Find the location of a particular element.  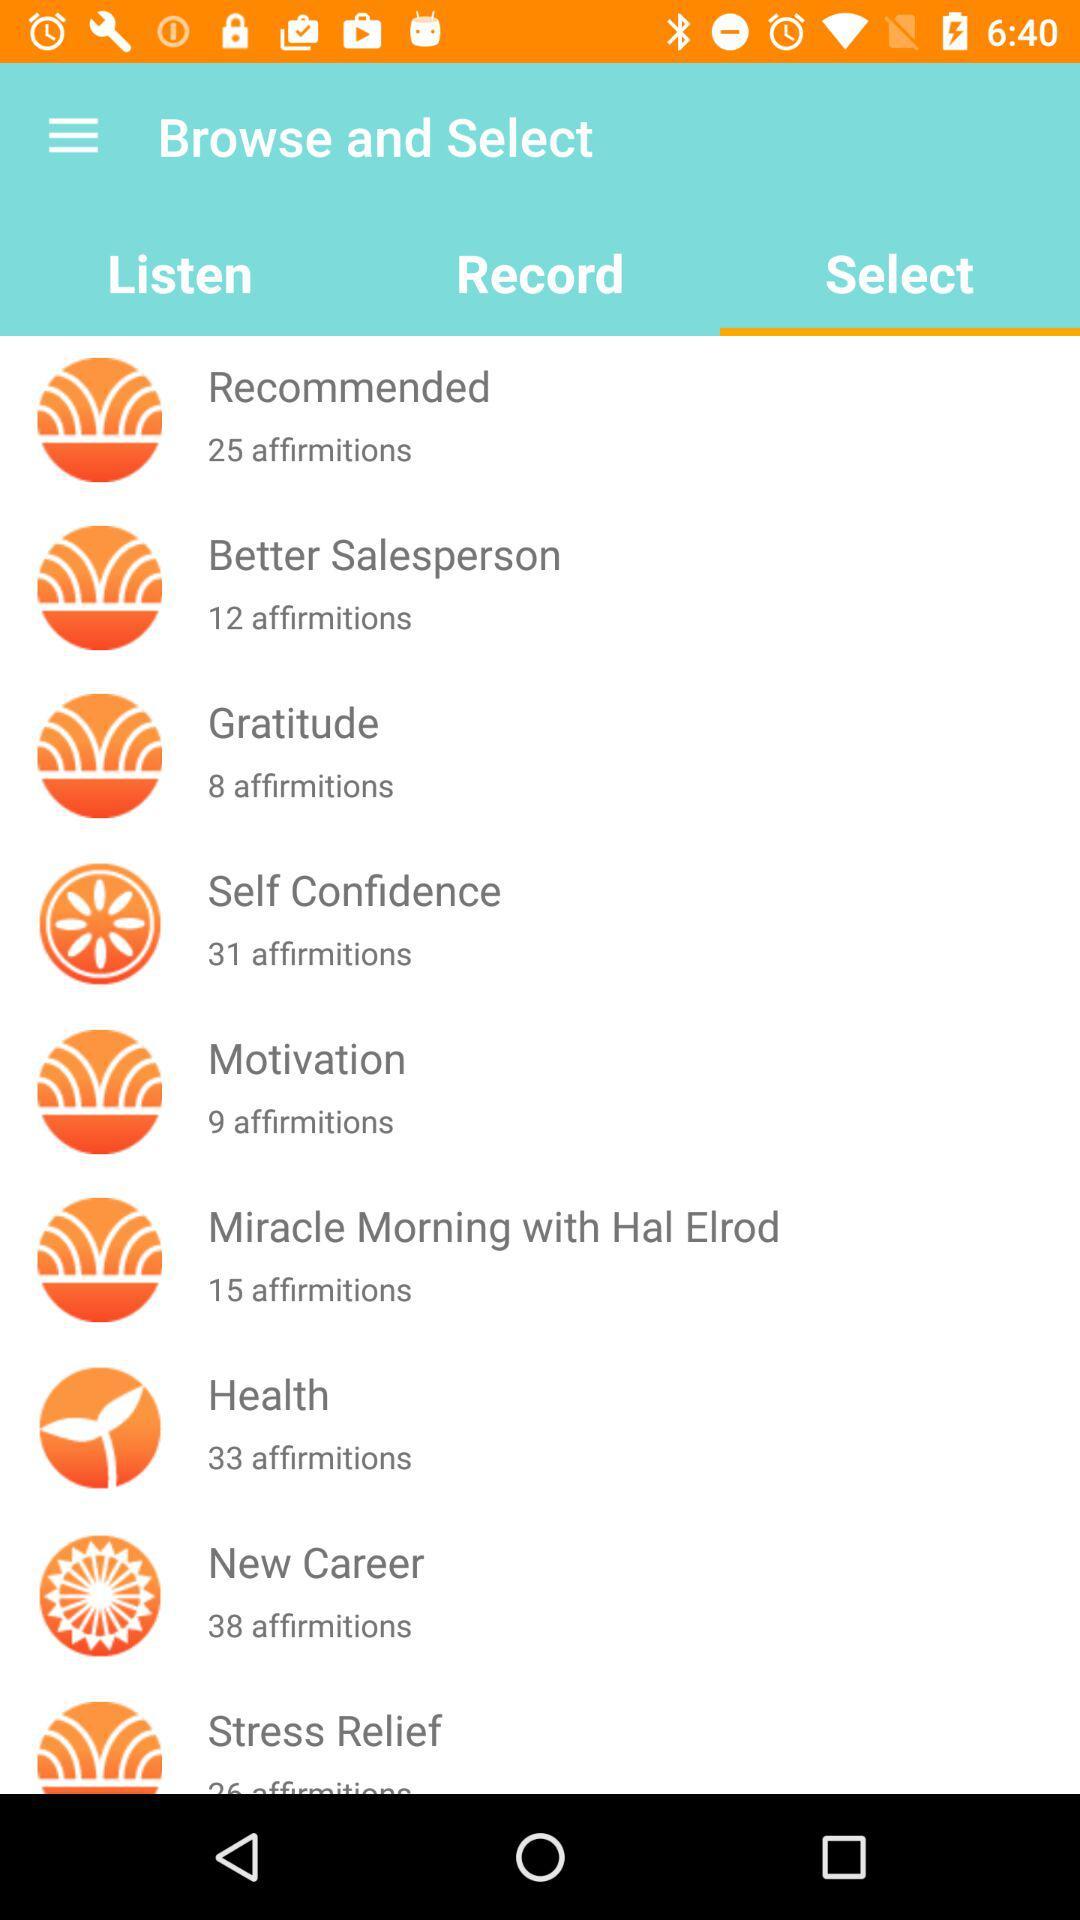

the icon above the listen icon is located at coordinates (72, 135).